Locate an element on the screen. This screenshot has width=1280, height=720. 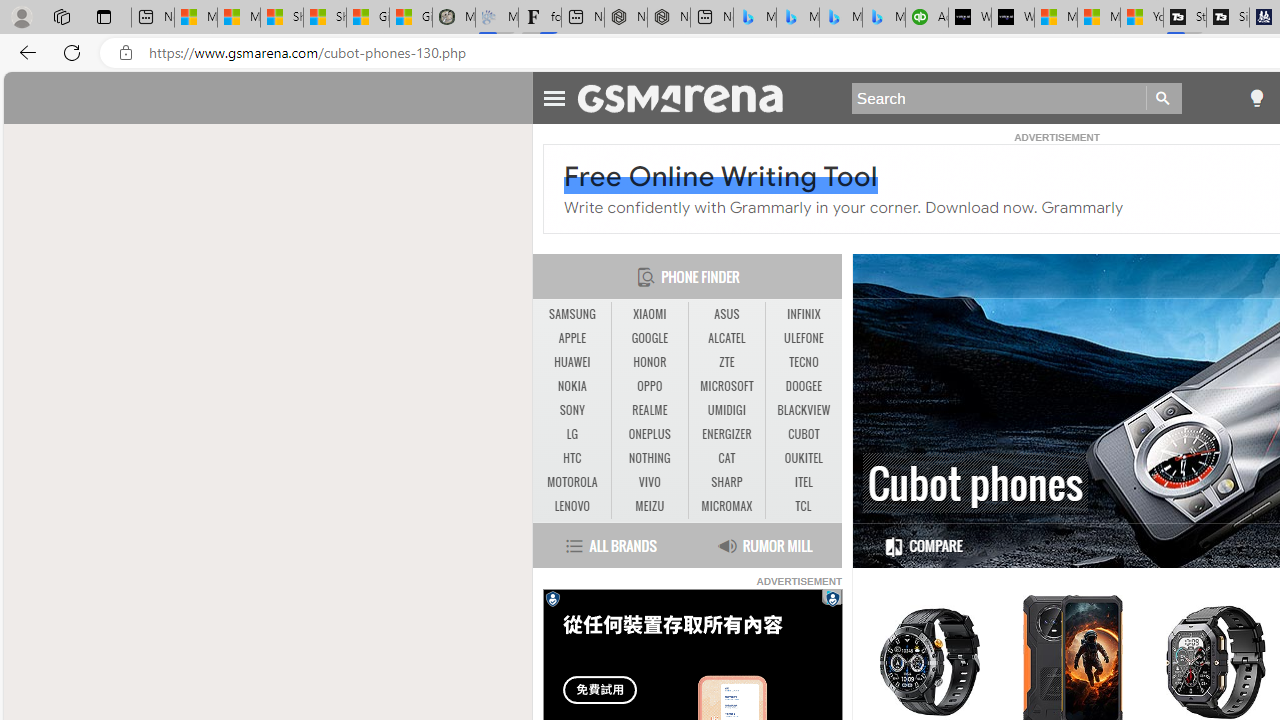
'XIAOMI' is located at coordinates (649, 314).